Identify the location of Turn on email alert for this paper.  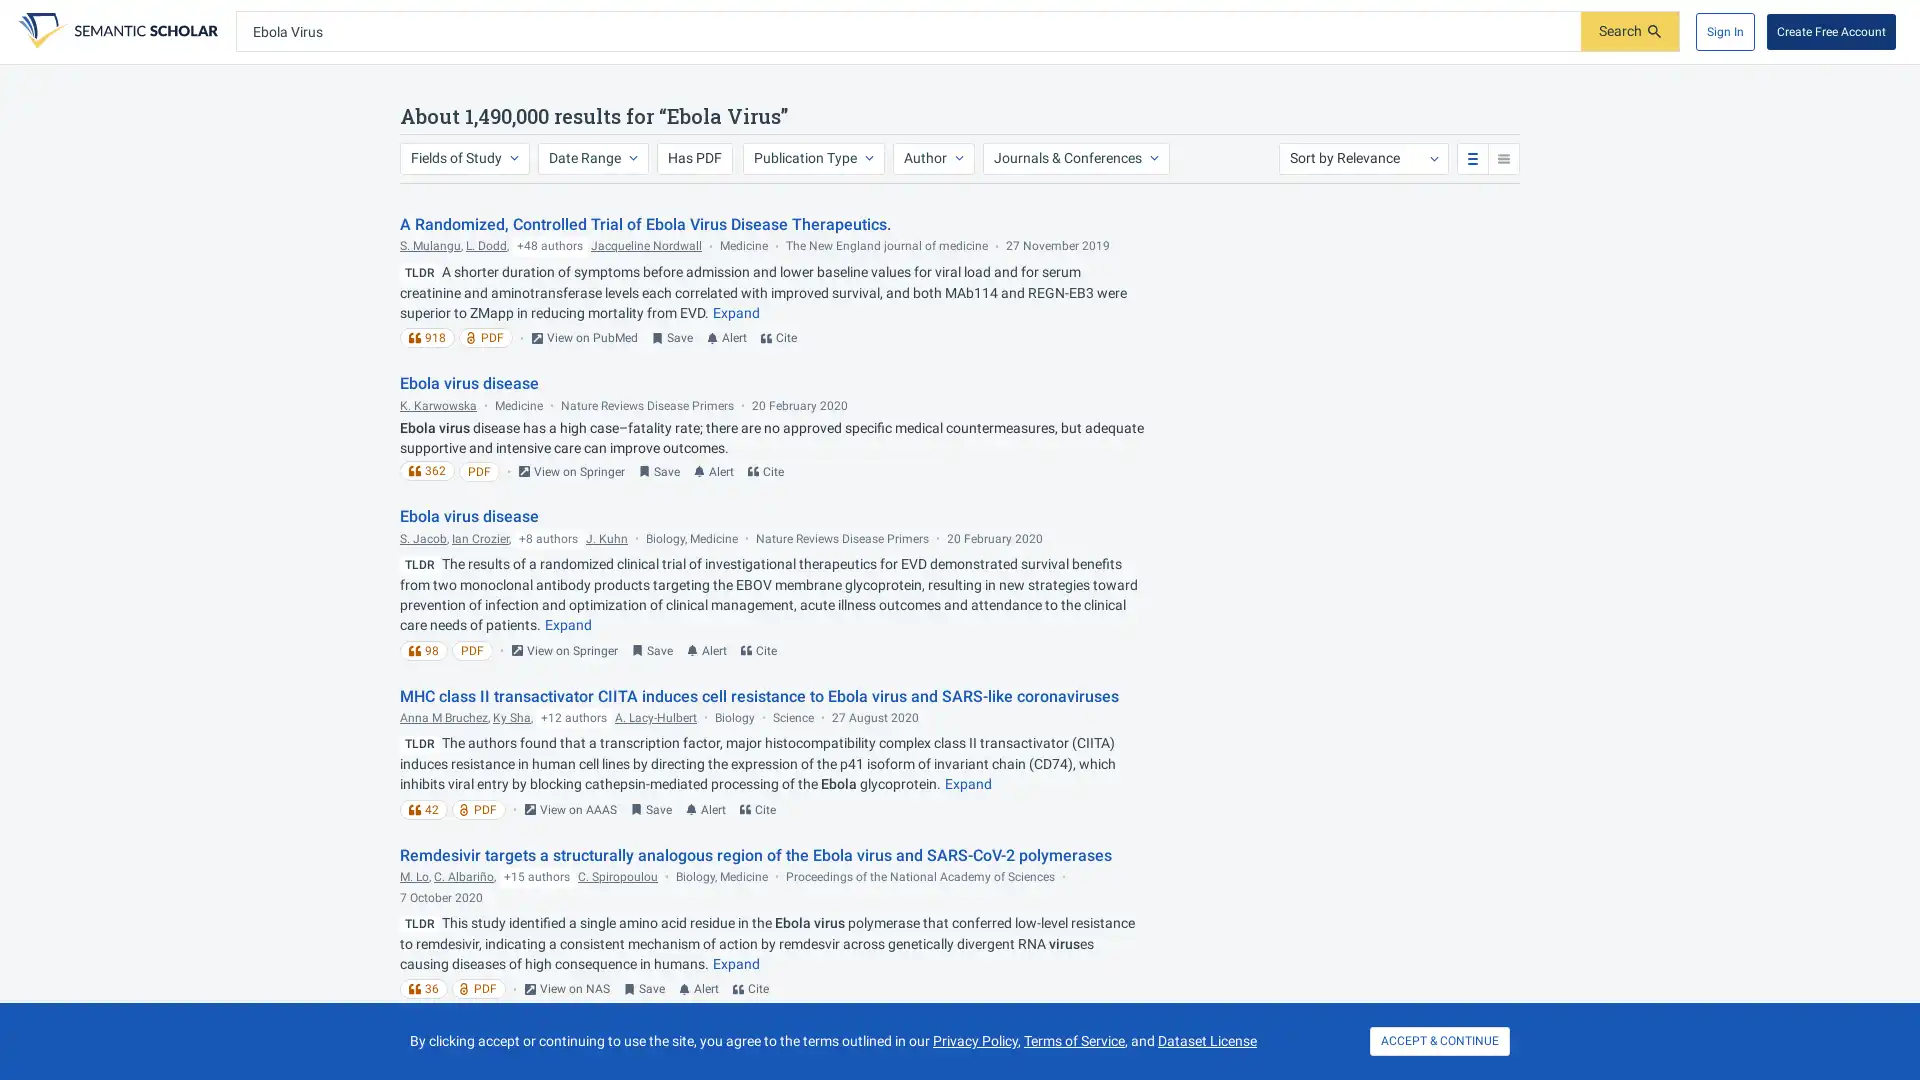
(705, 808).